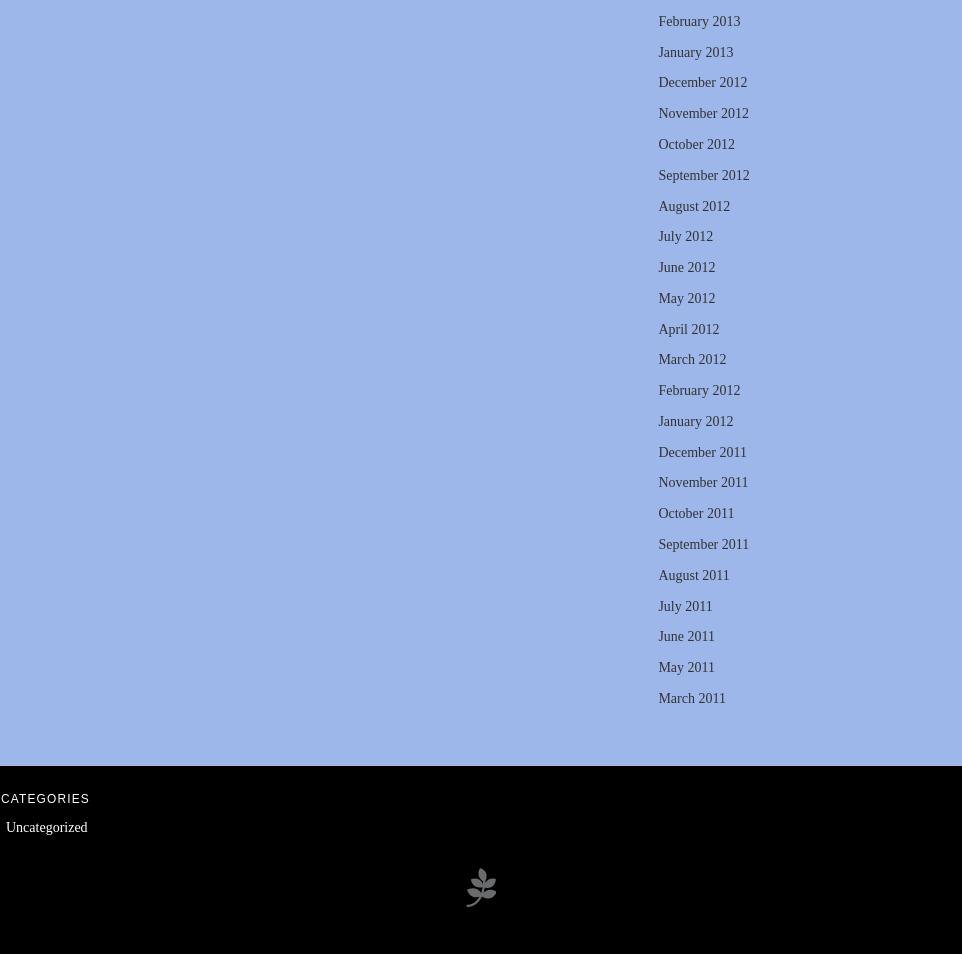 The width and height of the screenshot is (962, 954). I want to click on 'January 2012', so click(694, 420).